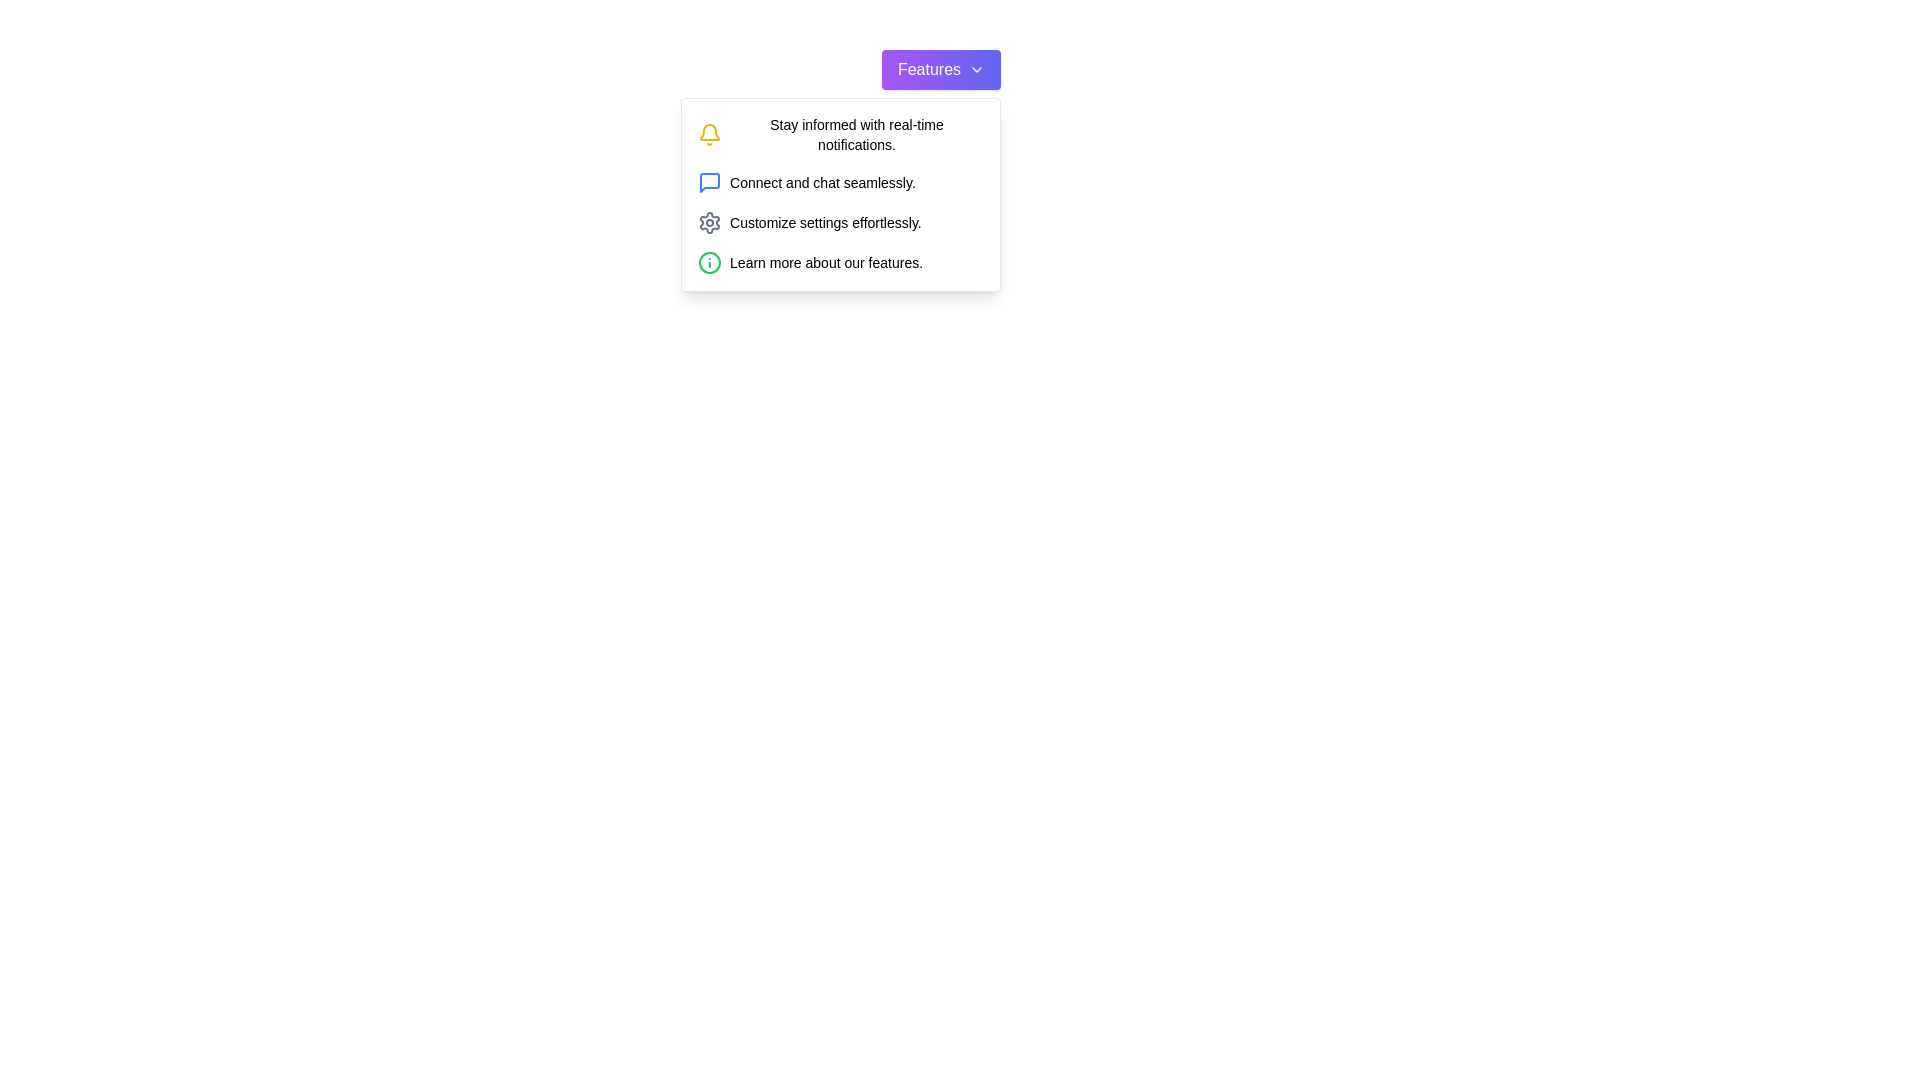  What do you see at coordinates (857, 135) in the screenshot?
I see `the topmost text label describing the notification functionality in the features menu, which is closely aligned with the yellow bell icon` at bounding box center [857, 135].